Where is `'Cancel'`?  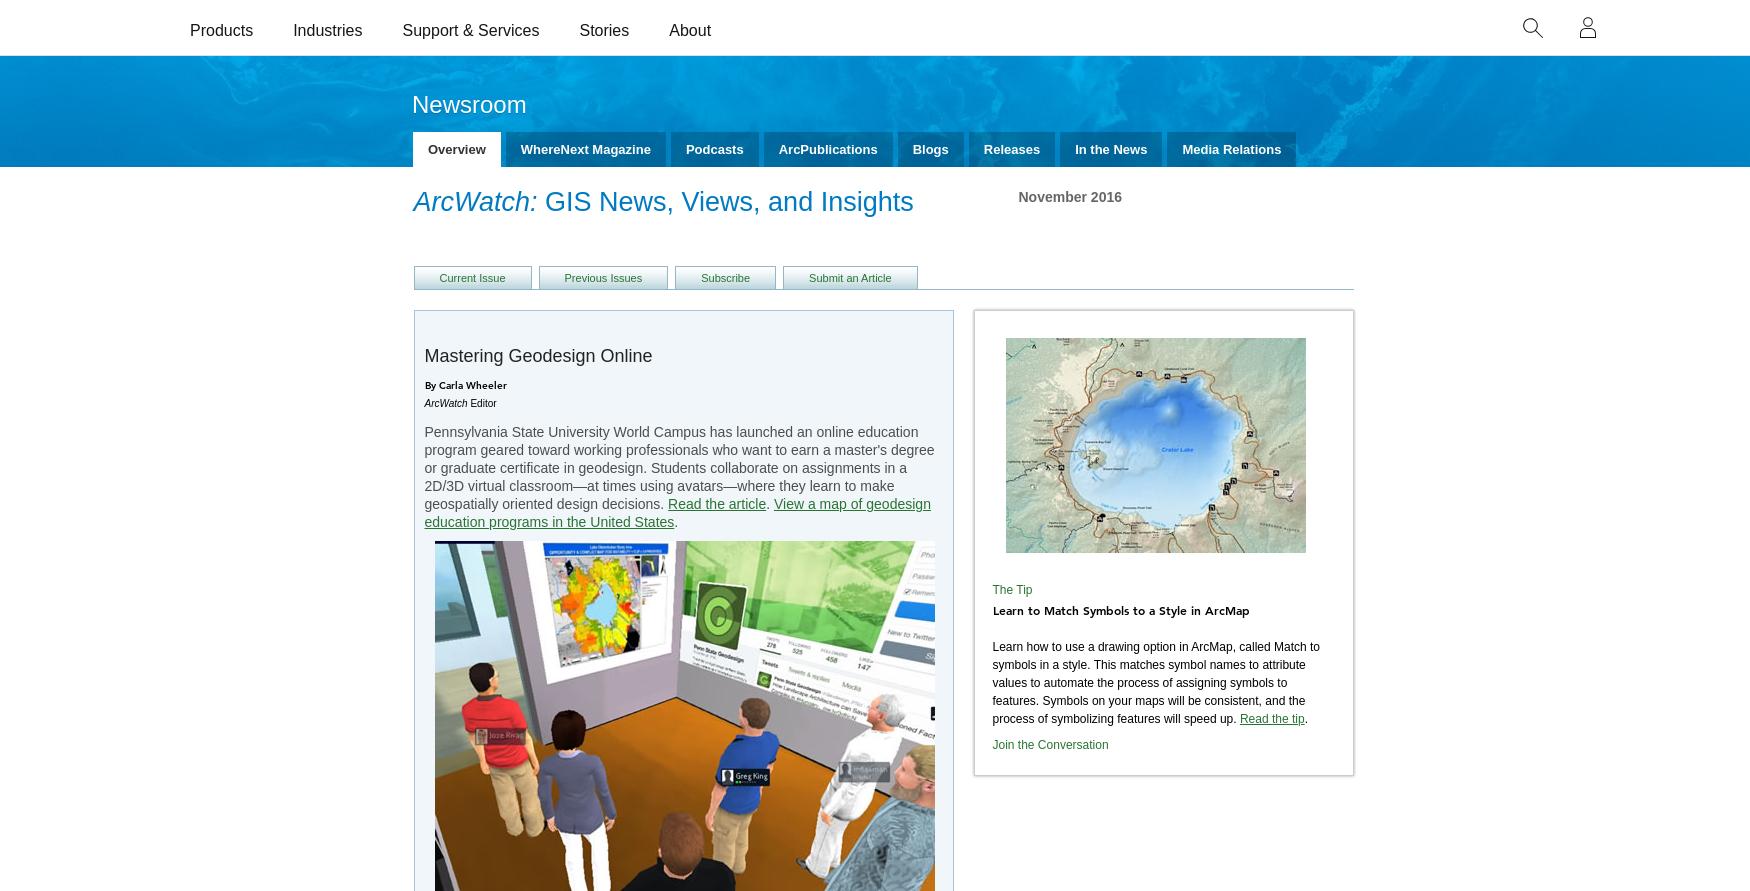 'Cancel' is located at coordinates (1573, 671).